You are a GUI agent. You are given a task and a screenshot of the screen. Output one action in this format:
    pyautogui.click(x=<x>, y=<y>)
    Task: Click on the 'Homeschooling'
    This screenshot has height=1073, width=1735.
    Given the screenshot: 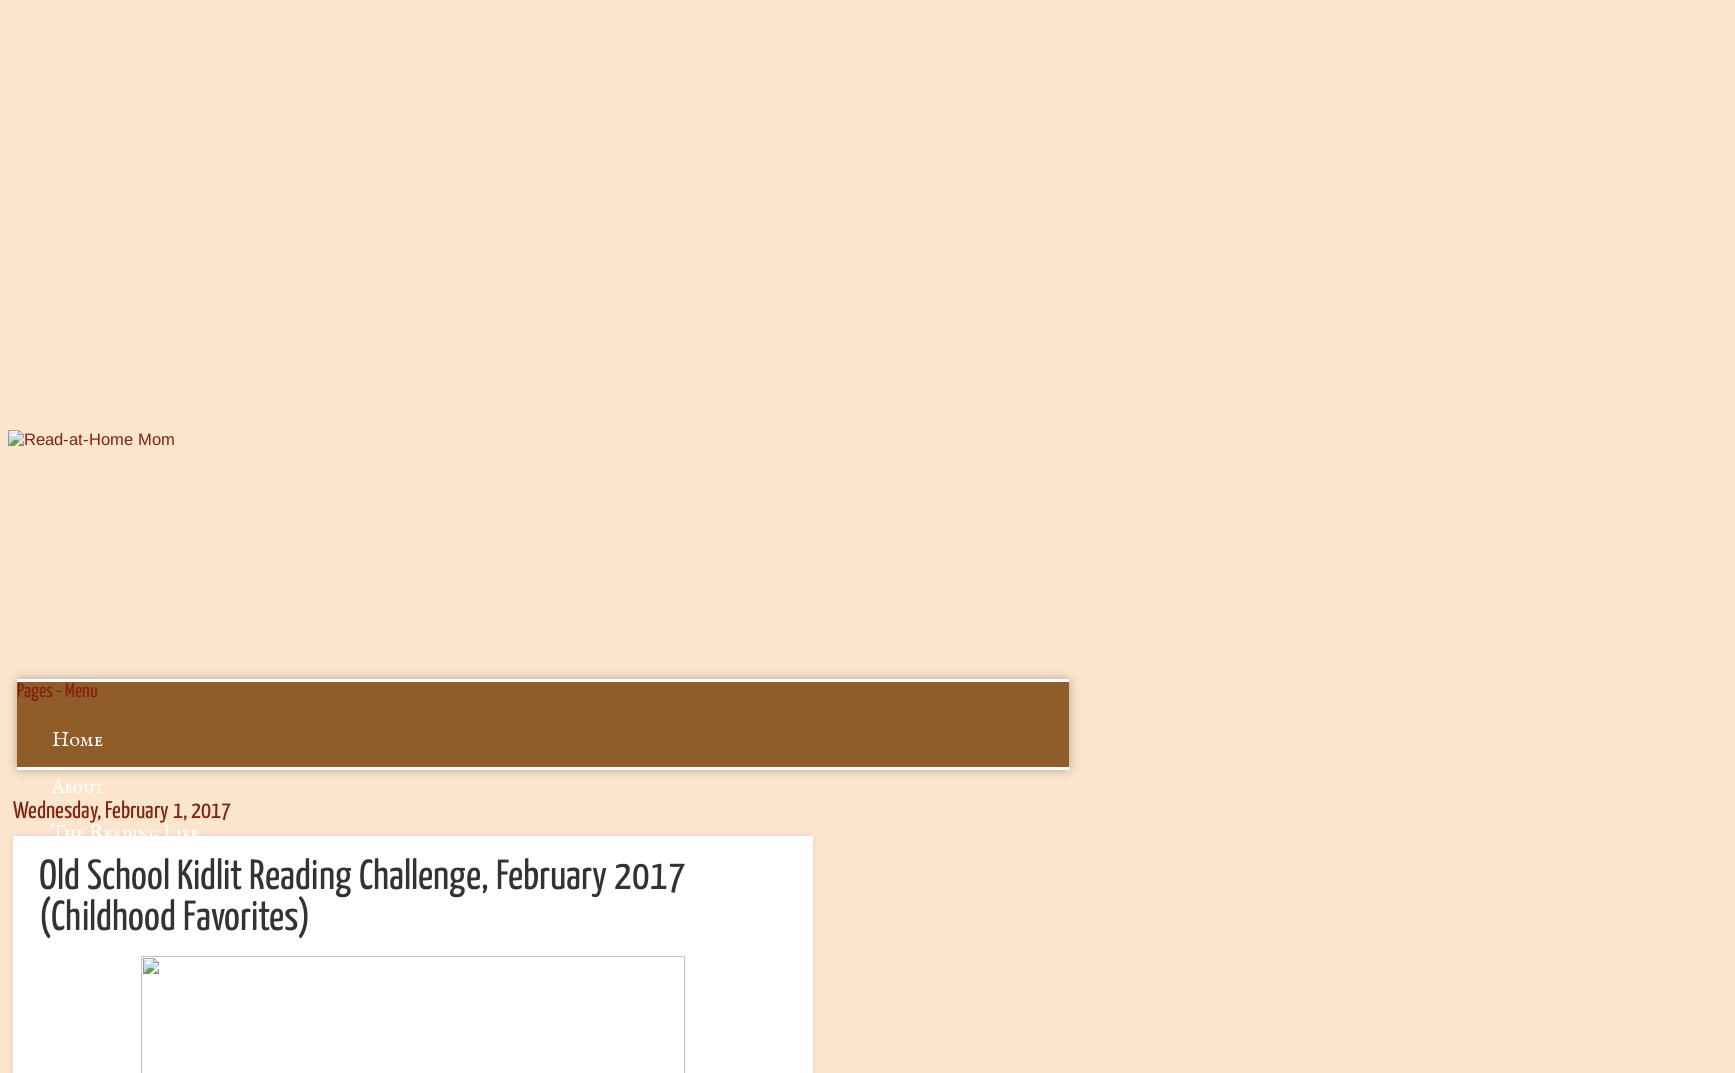 What is the action you would take?
    pyautogui.click(x=120, y=972)
    